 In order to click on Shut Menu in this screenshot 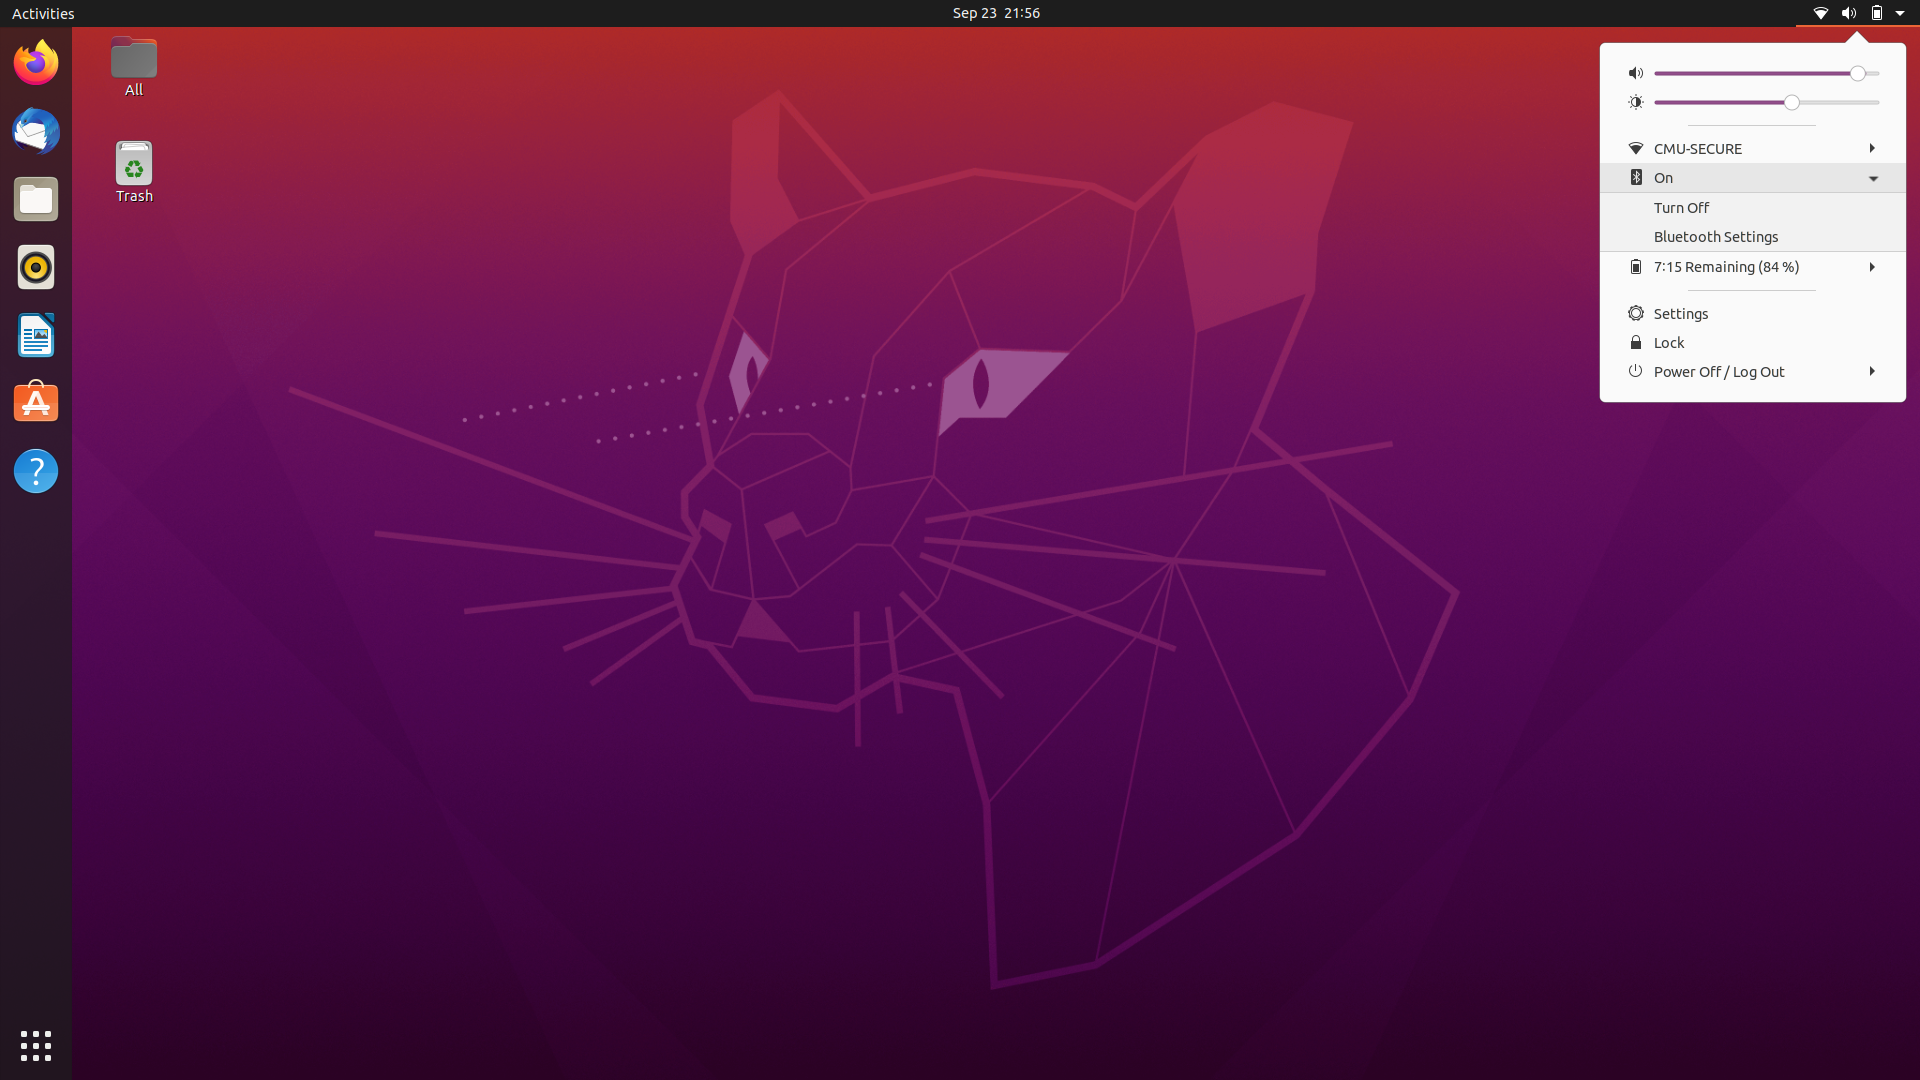, I will do `click(1855, 13)`.